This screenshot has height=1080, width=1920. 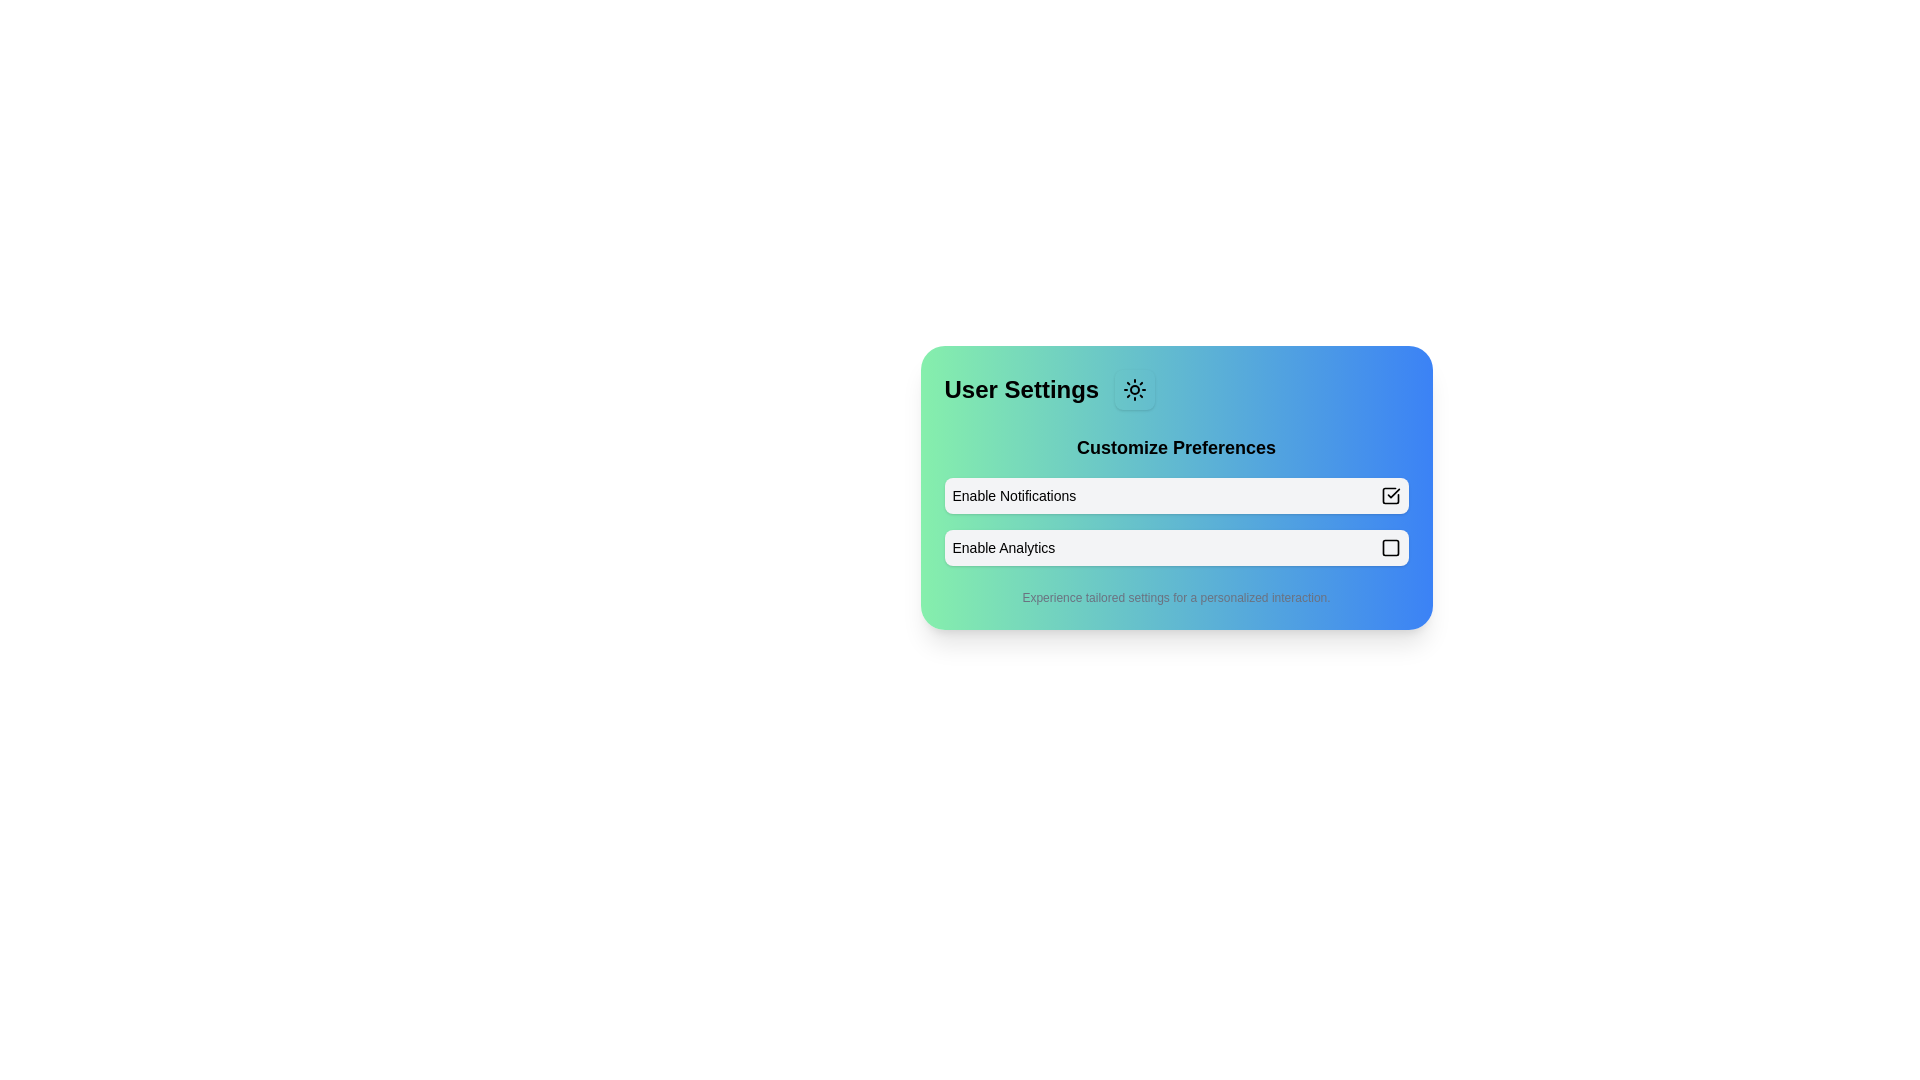 I want to click on the 'User Settings' text label, which is a bold, large font element located at the top-left corner of a gradient-colored card interface, so click(x=1021, y=389).